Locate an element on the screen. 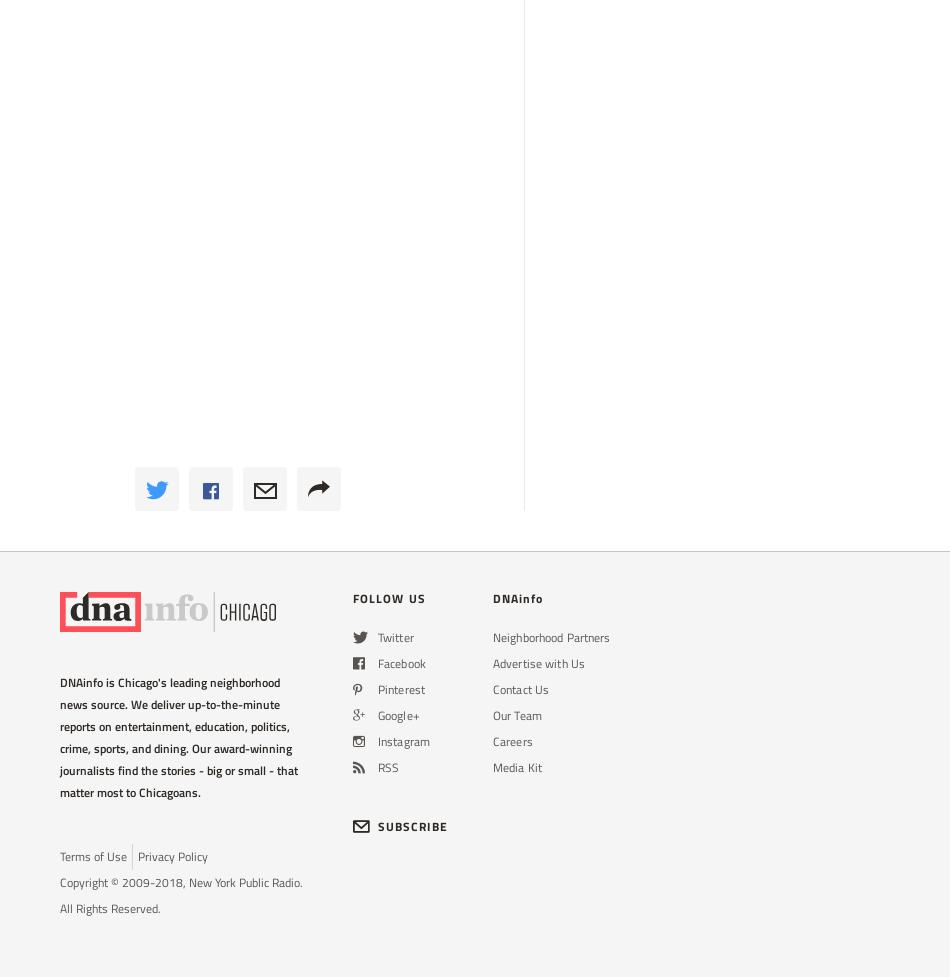 This screenshot has height=977, width=950. 'Media Kit' is located at coordinates (517, 767).